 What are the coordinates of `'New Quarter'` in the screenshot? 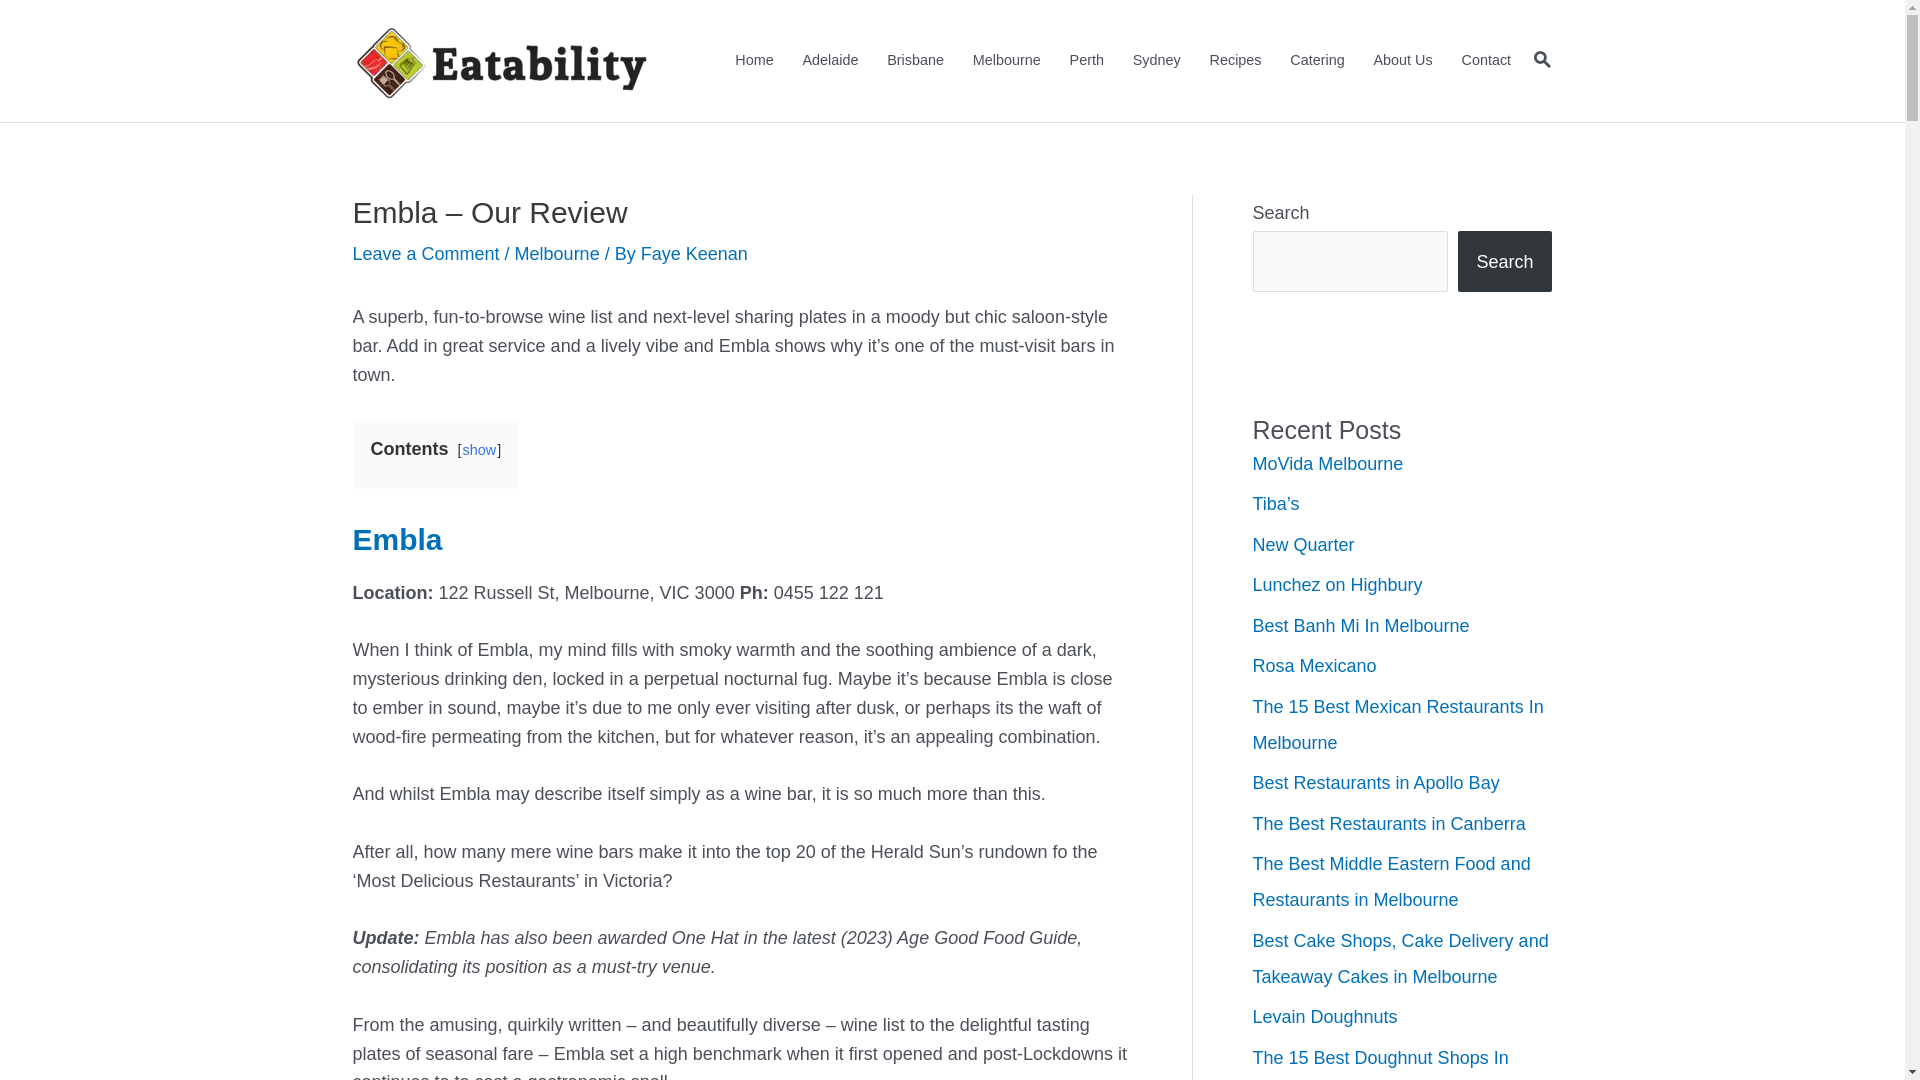 It's located at (1251, 544).